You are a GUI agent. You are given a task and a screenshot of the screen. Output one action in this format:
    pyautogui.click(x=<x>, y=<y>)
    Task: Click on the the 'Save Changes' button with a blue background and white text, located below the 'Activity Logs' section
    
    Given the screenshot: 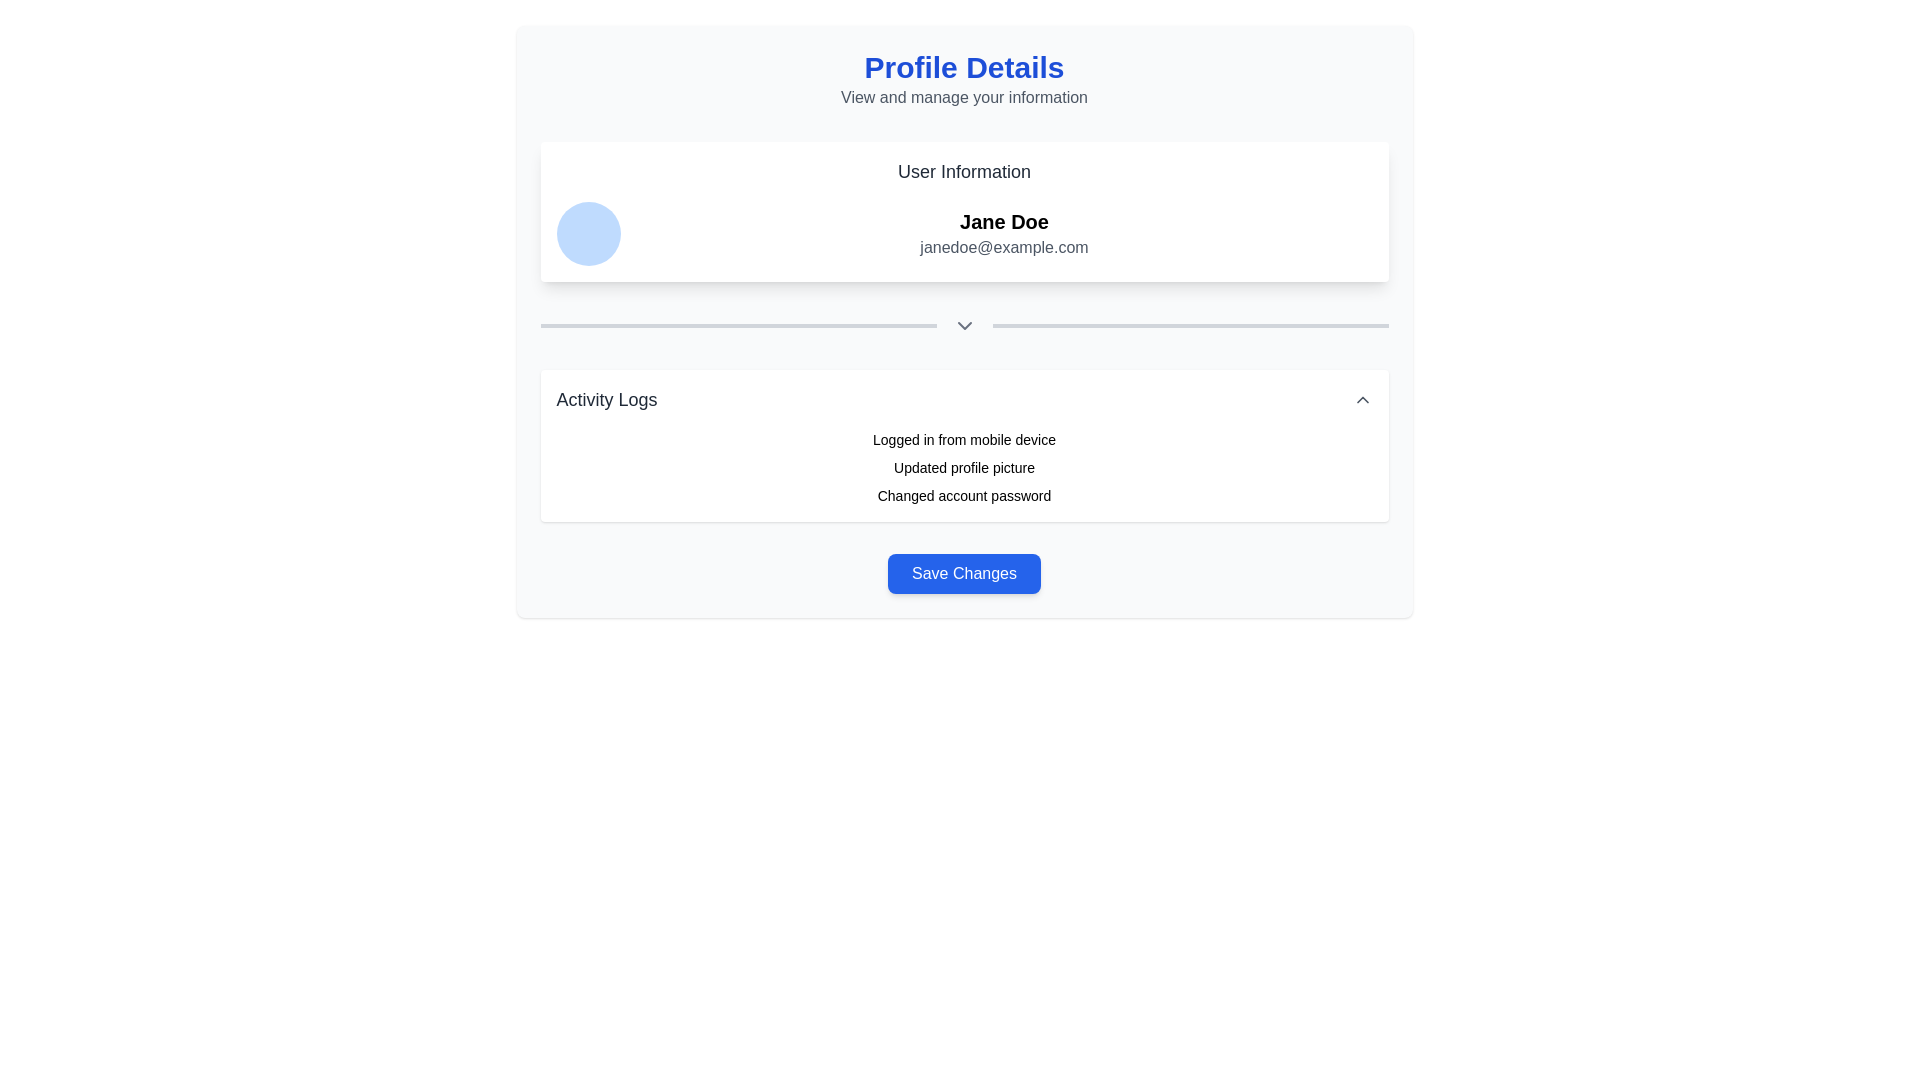 What is the action you would take?
    pyautogui.click(x=964, y=574)
    